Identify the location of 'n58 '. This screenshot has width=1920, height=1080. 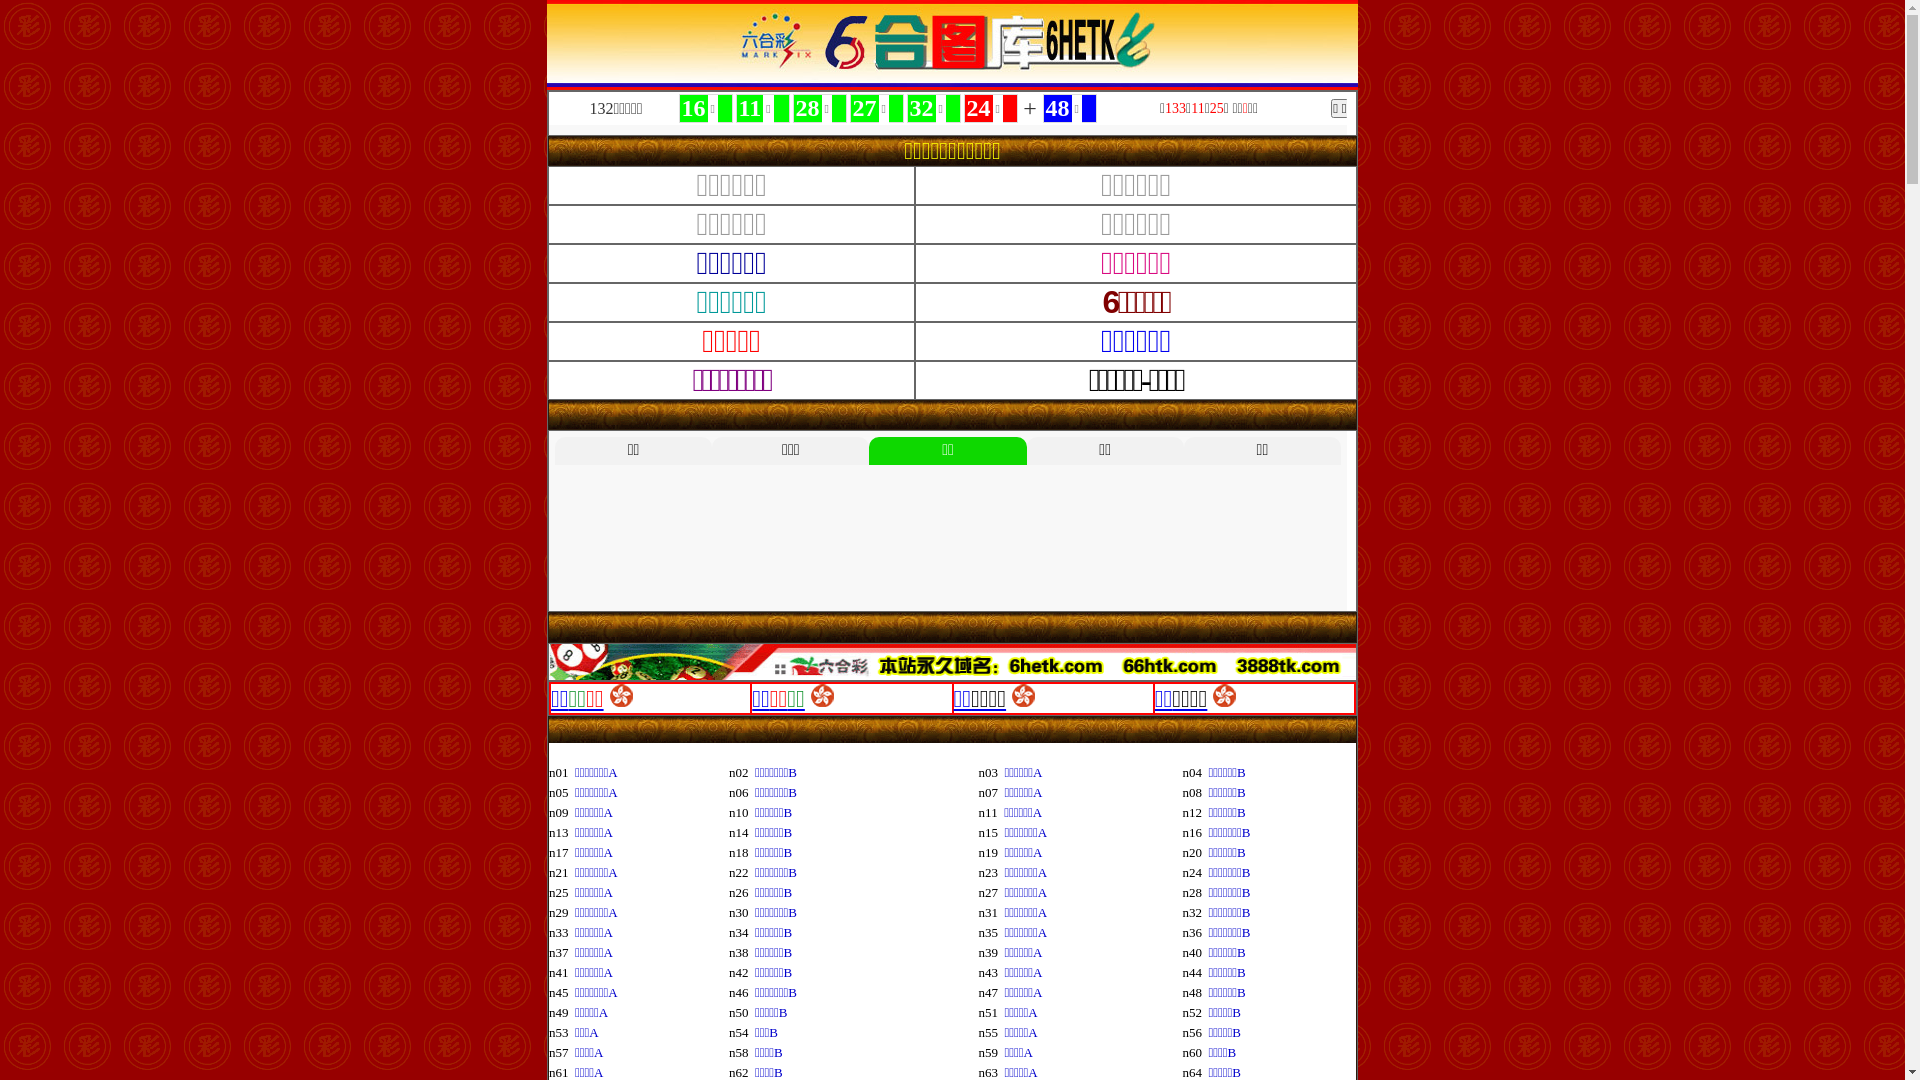
(741, 1051).